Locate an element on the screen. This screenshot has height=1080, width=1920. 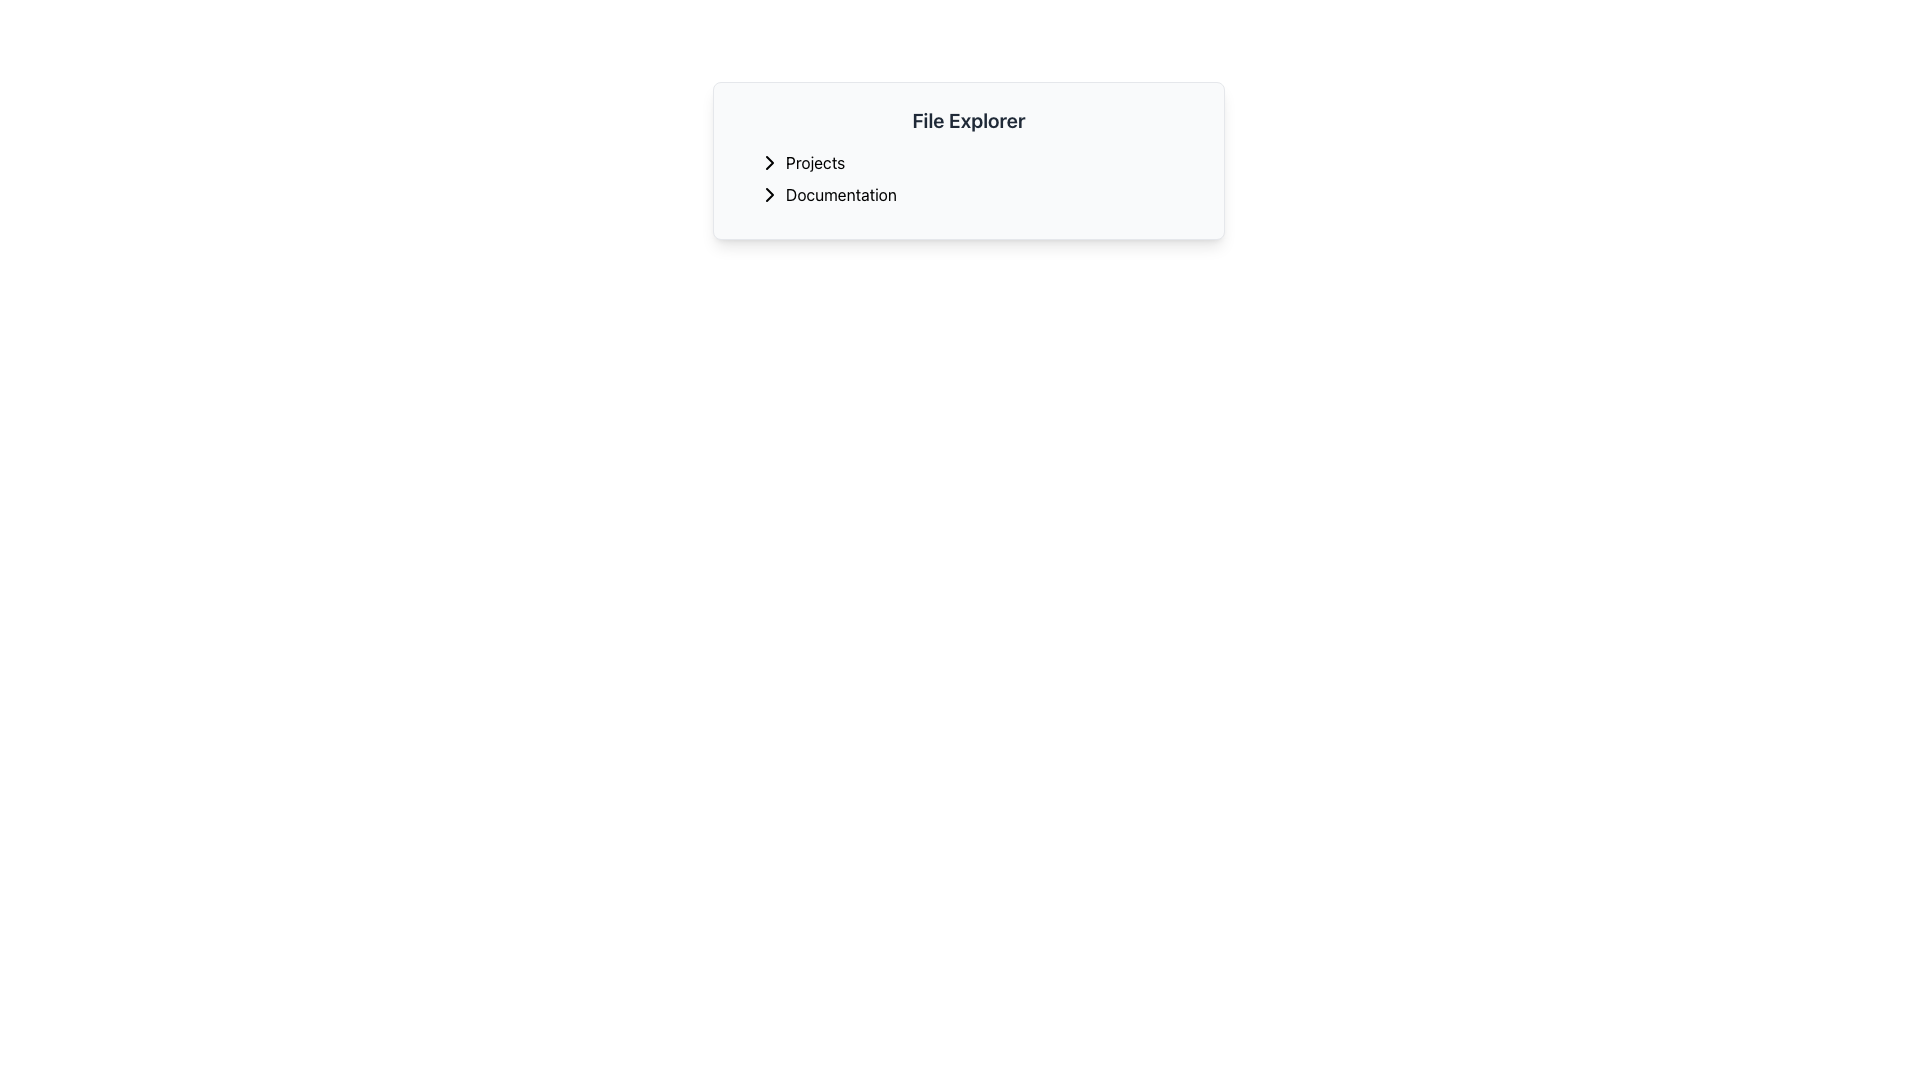
the second chevron icon is located at coordinates (768, 195).